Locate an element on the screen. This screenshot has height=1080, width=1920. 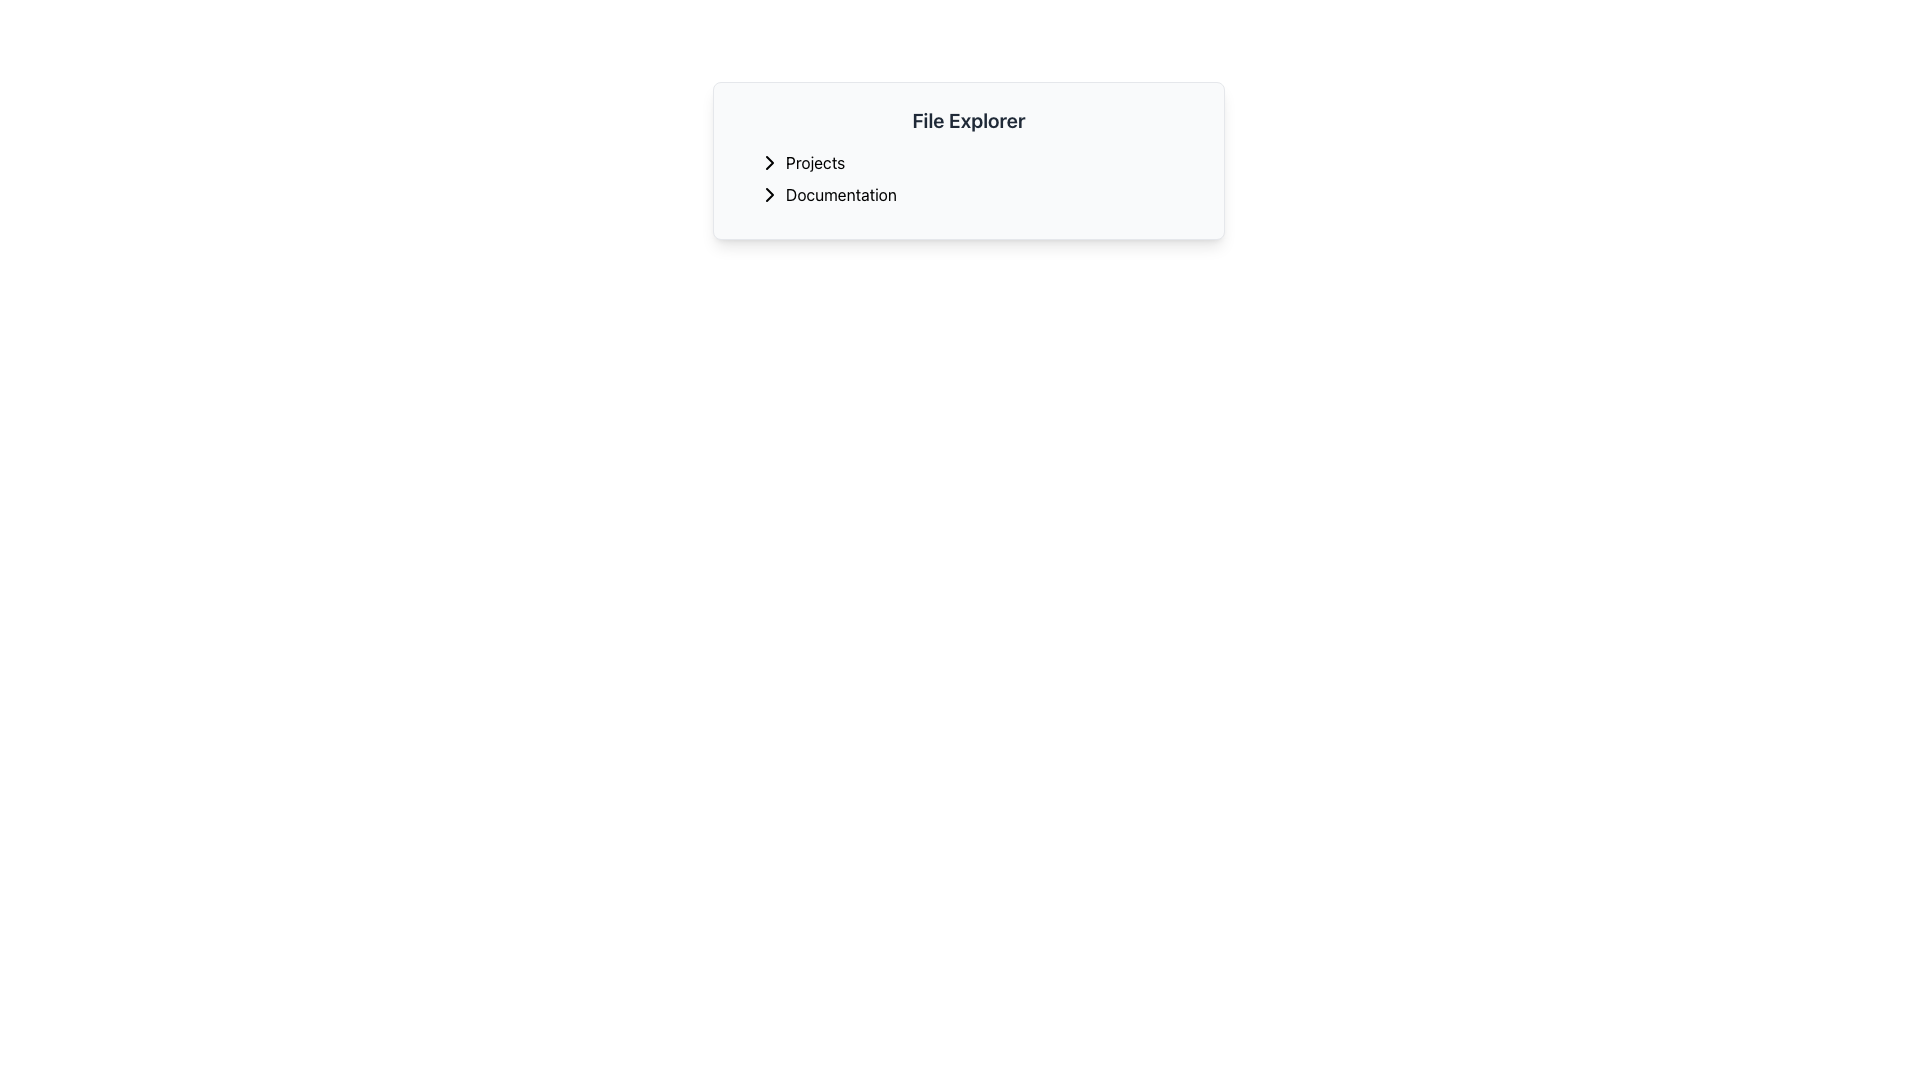
the second chevron icon is located at coordinates (768, 195).